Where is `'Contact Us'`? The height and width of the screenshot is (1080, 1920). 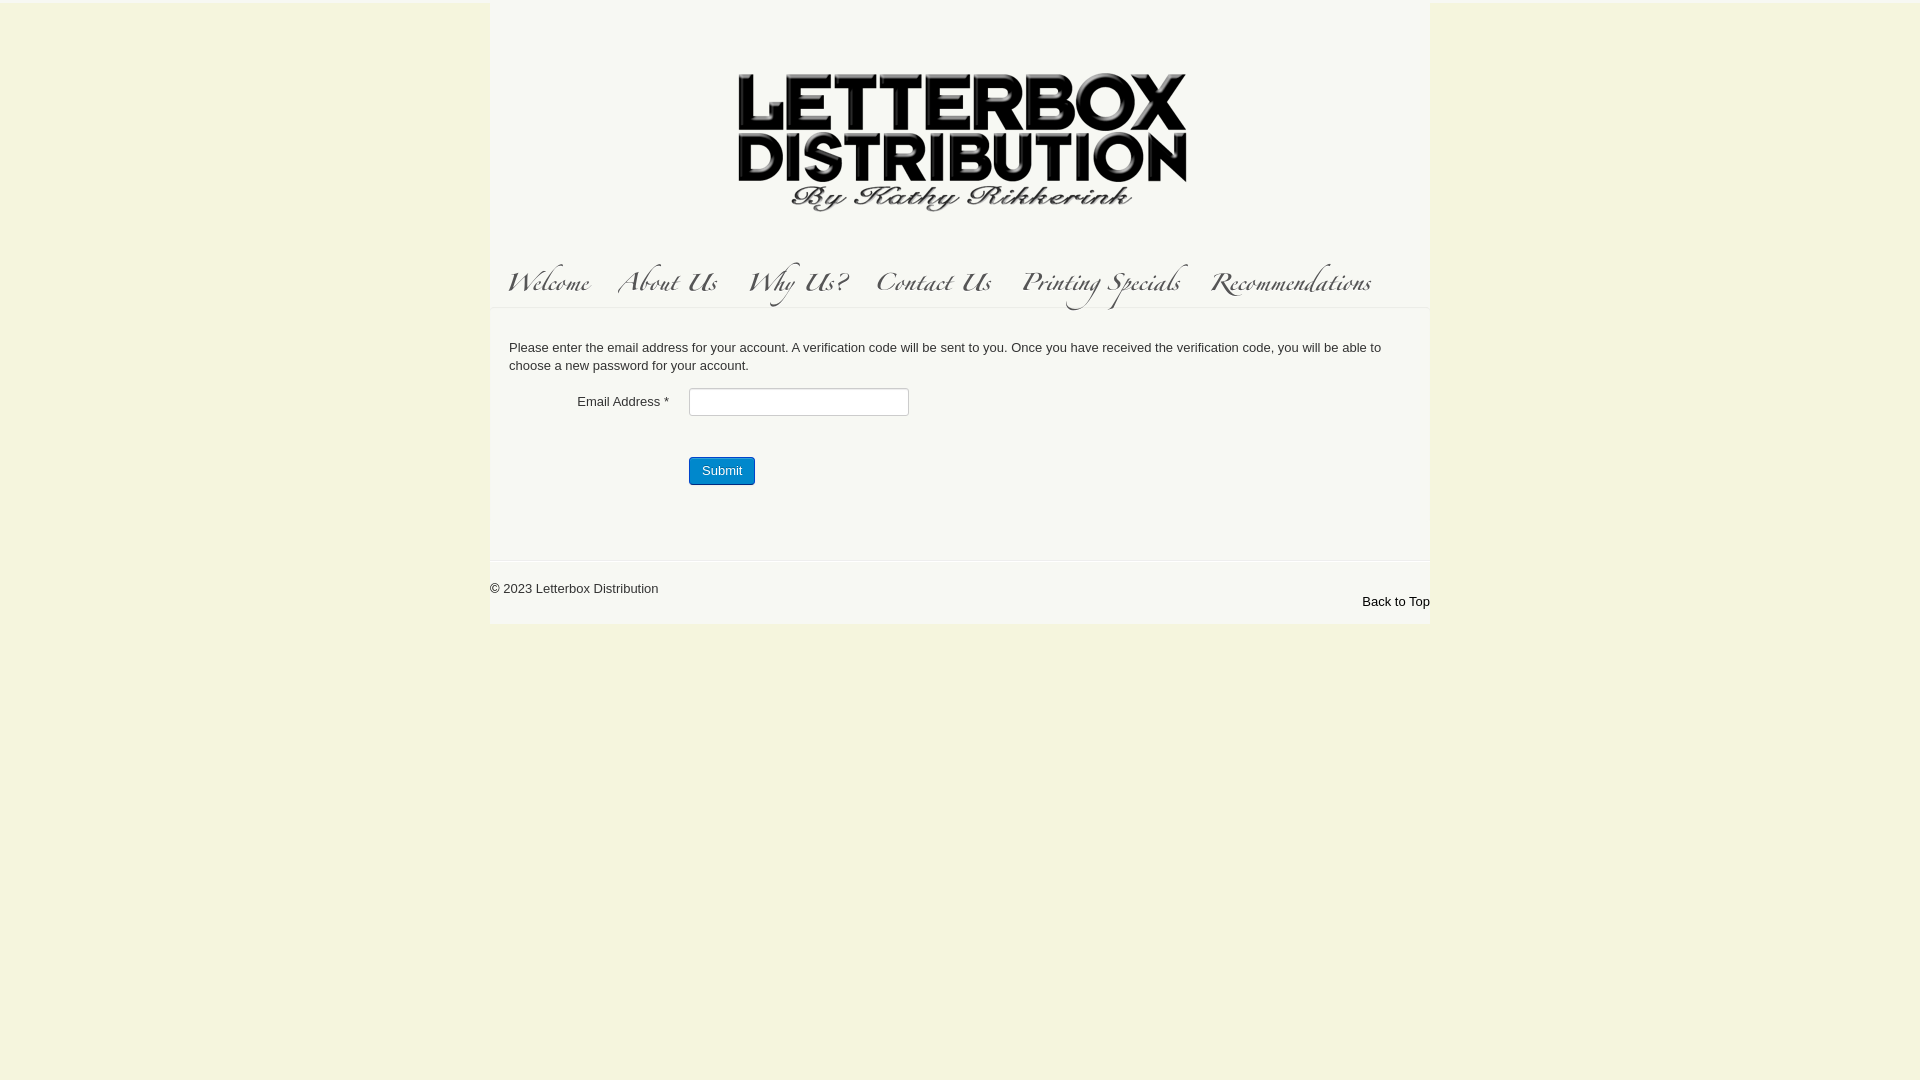 'Contact Us' is located at coordinates (859, 286).